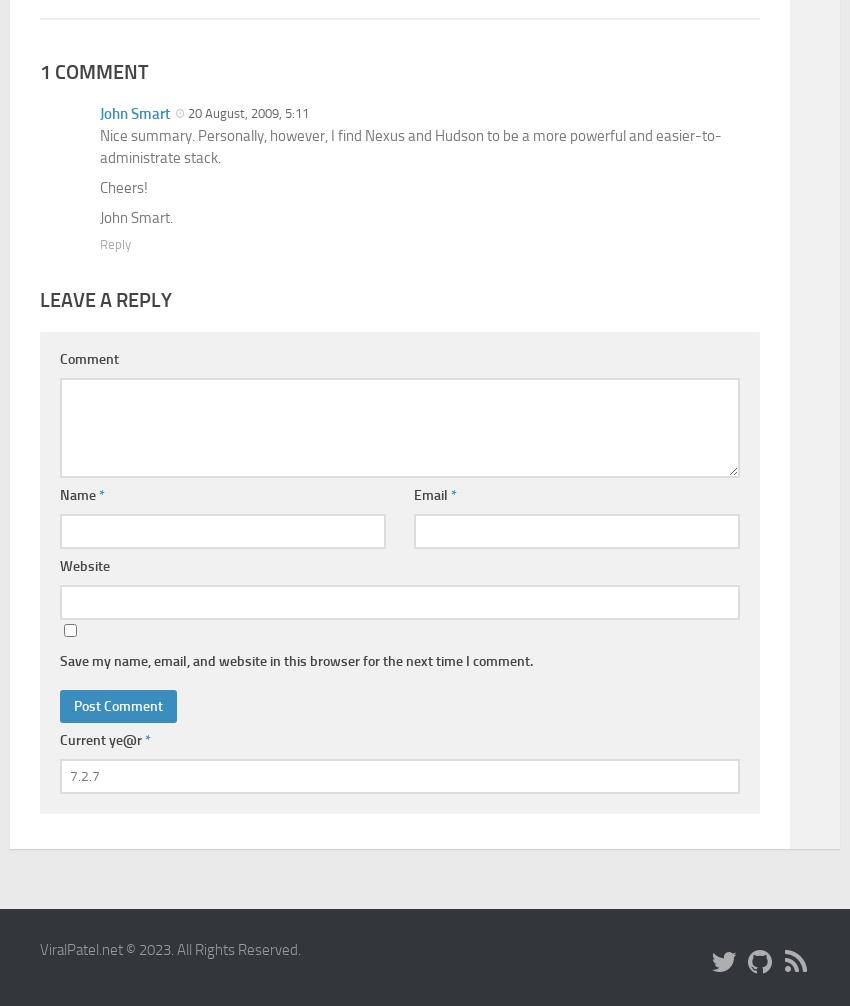 The height and width of the screenshot is (1006, 850). I want to click on 'Display Twitter User Image on your Blog/Website in 2 Minutes', so click(116, 354).